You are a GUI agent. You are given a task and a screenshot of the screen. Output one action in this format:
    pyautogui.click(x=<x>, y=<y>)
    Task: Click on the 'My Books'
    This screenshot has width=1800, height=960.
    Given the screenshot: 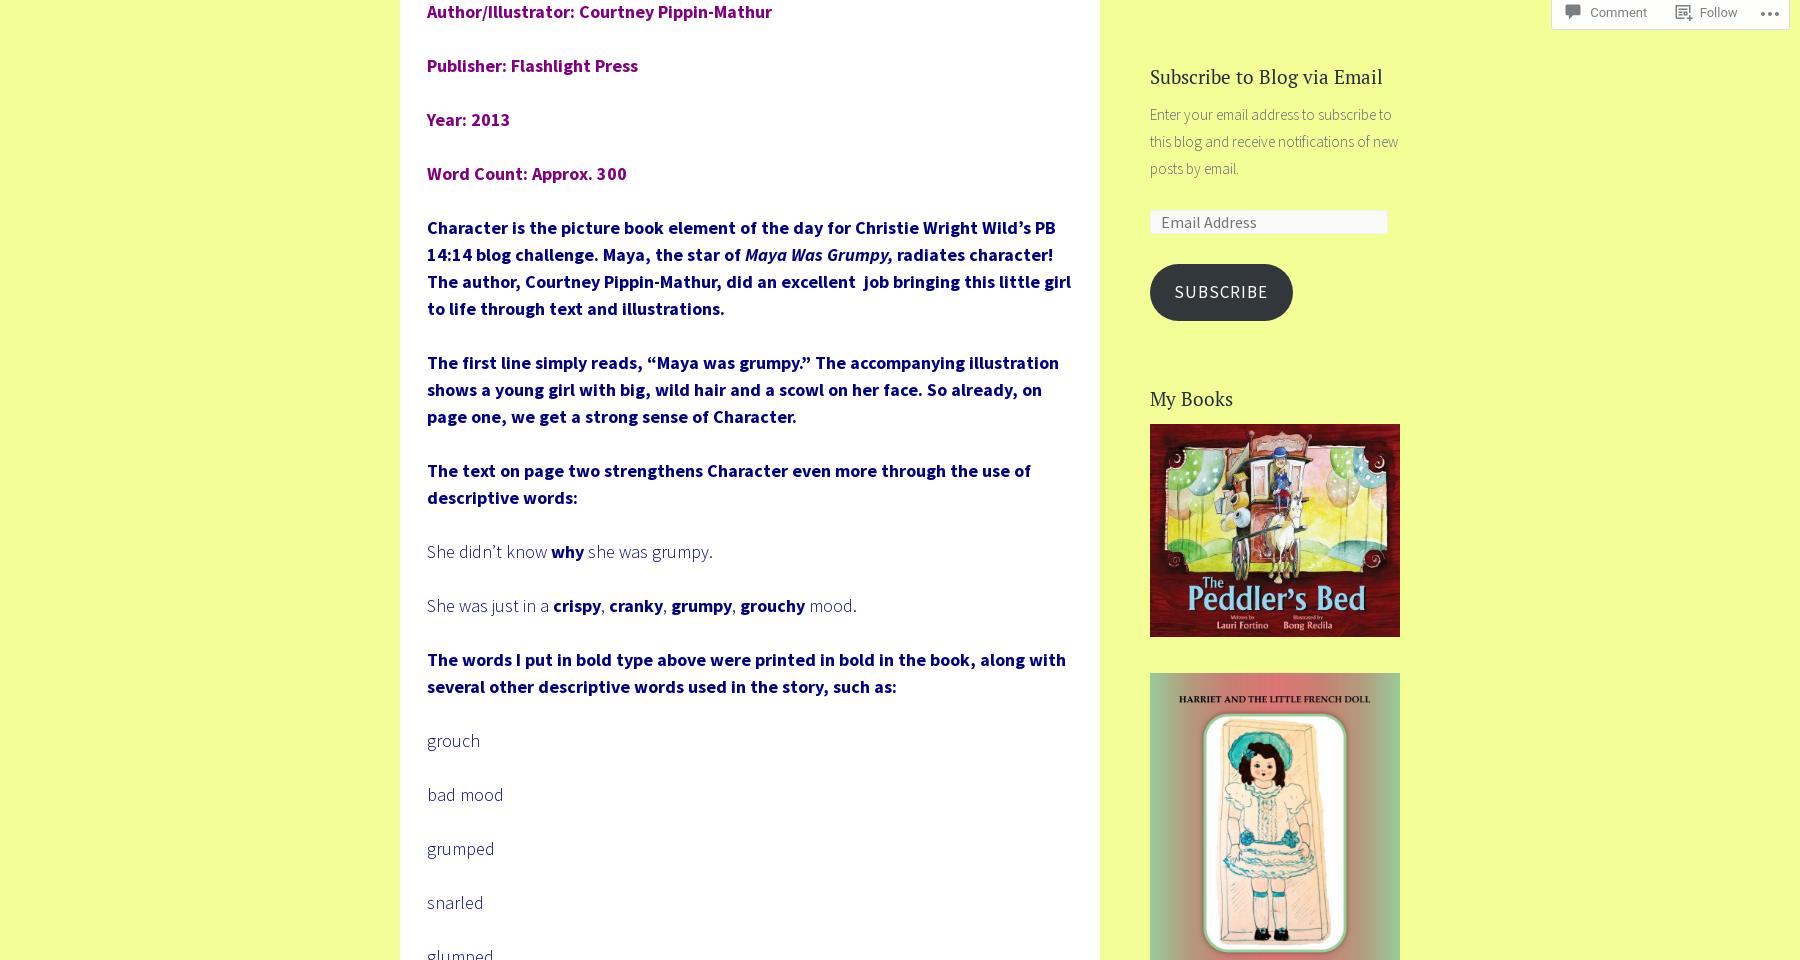 What is the action you would take?
    pyautogui.click(x=1190, y=397)
    